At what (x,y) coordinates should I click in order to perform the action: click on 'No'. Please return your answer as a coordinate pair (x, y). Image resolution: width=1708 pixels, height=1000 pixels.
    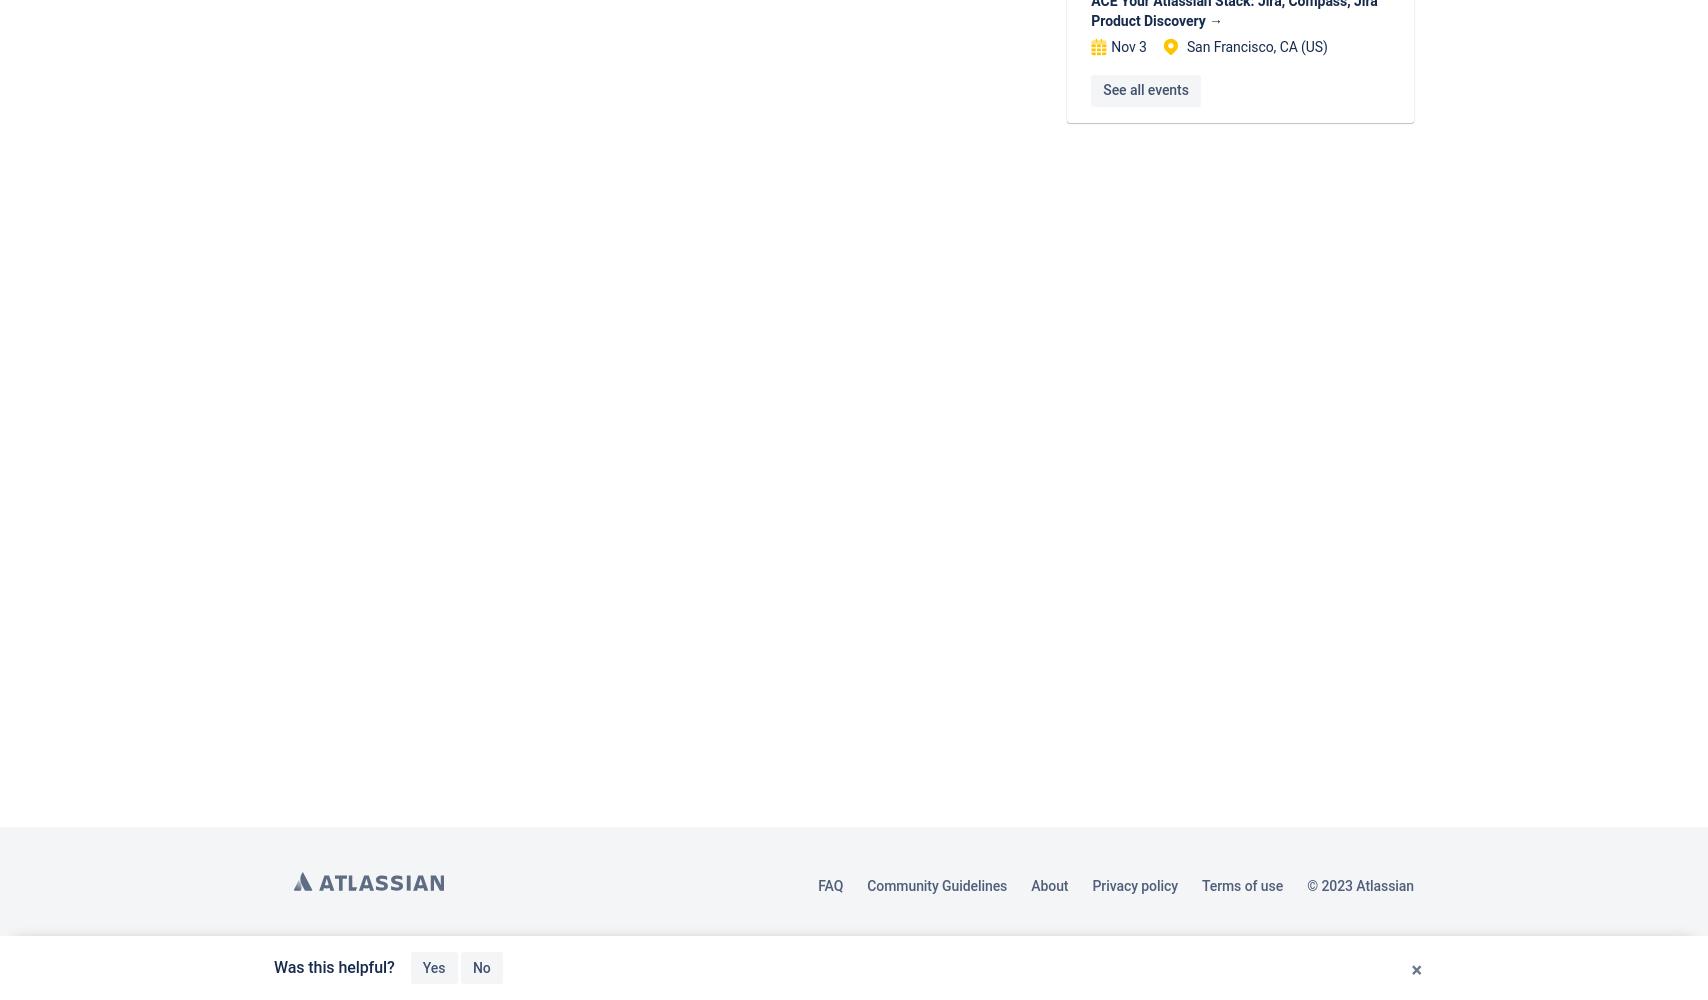
    Looking at the image, I should click on (479, 967).